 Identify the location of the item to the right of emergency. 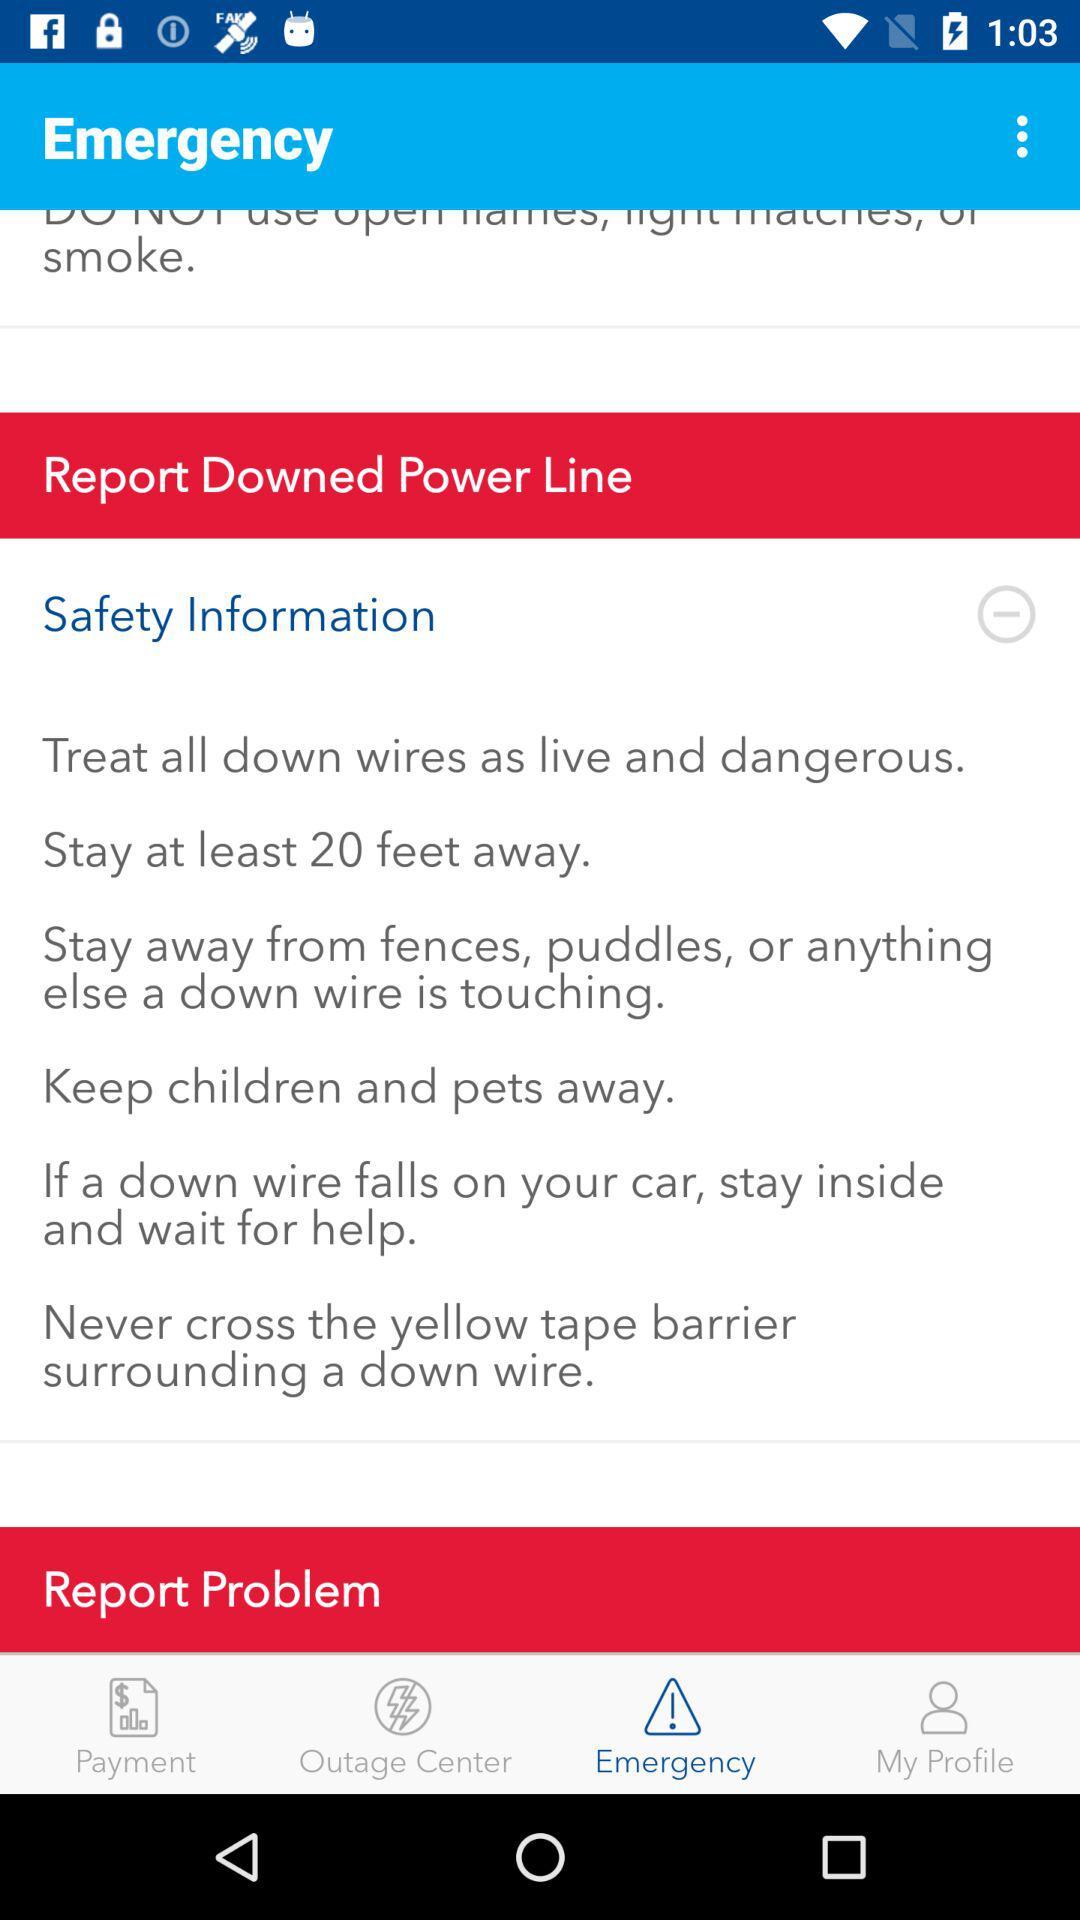
(945, 1723).